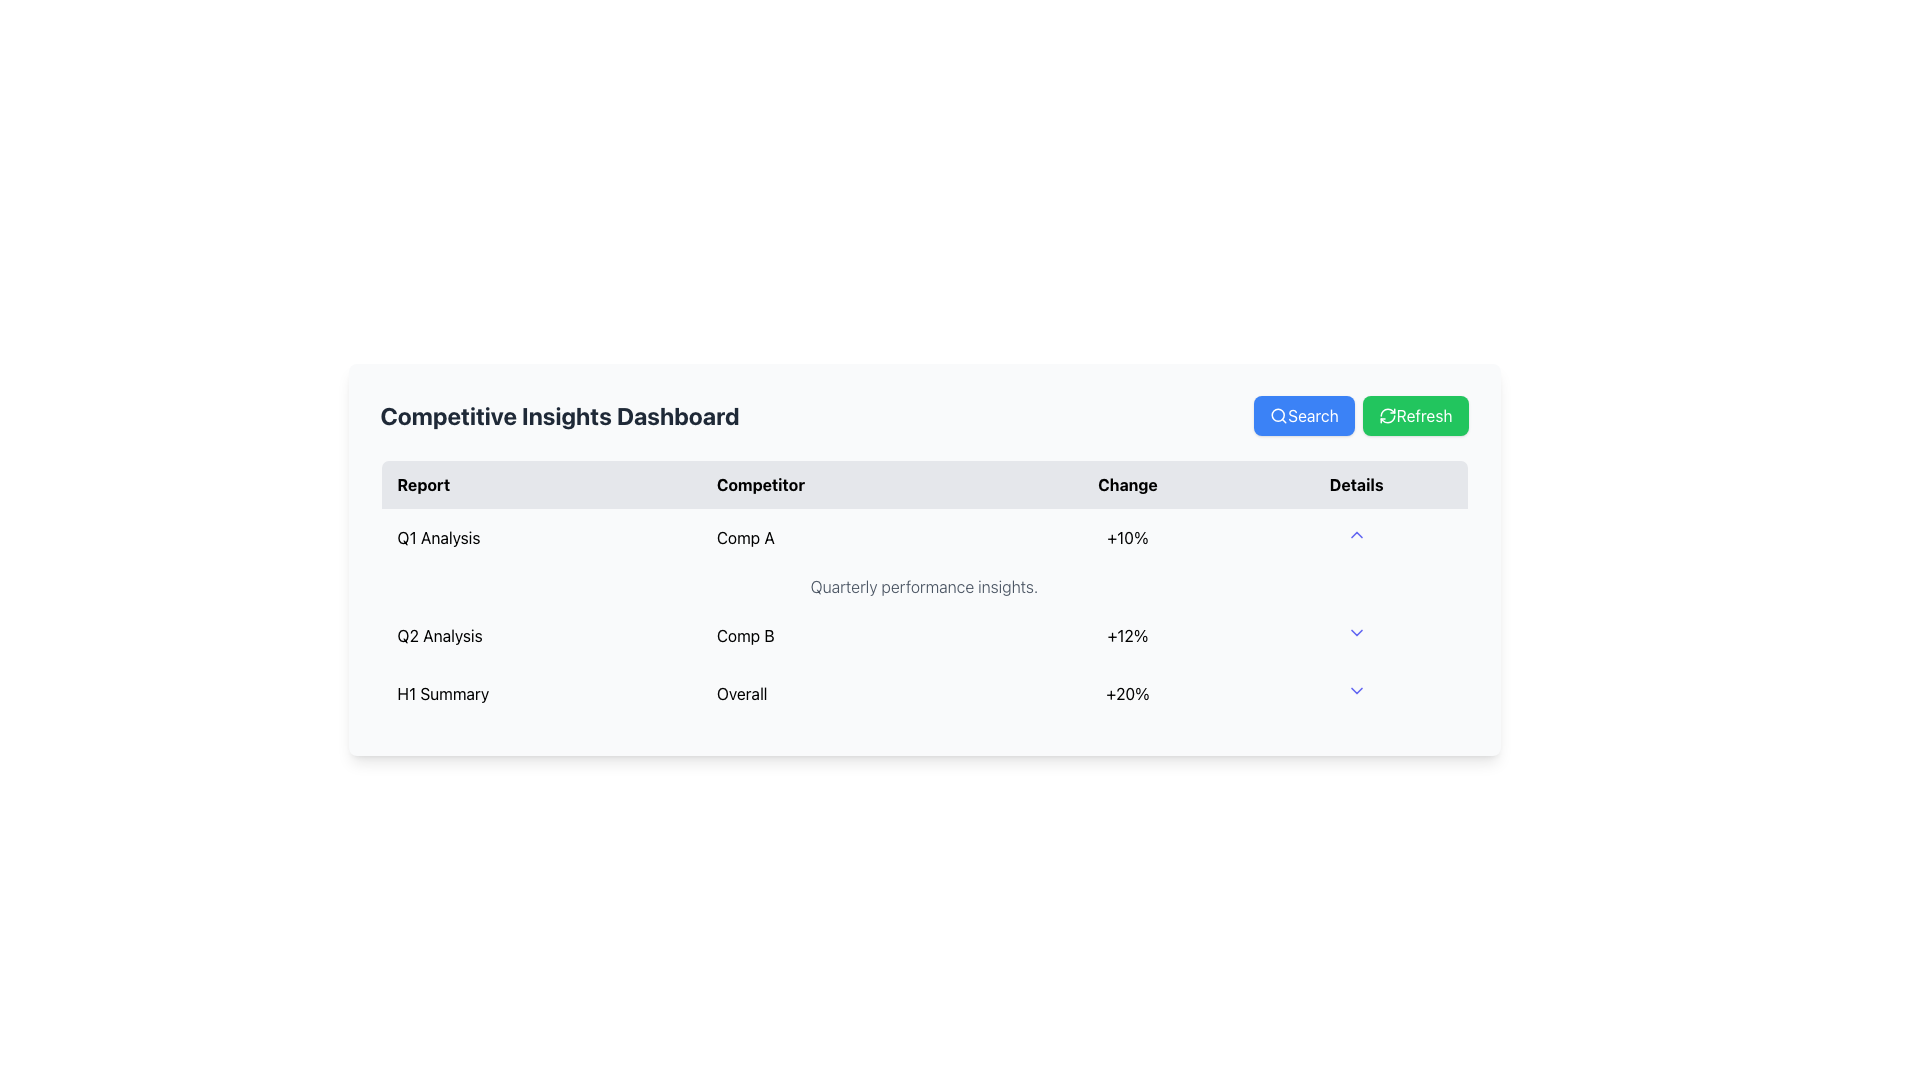 The image size is (1920, 1080). What do you see at coordinates (1356, 632) in the screenshot?
I see `the downward chevron icon in the 'Details' column aligned with the 'Q2 Analysis' row` at bounding box center [1356, 632].